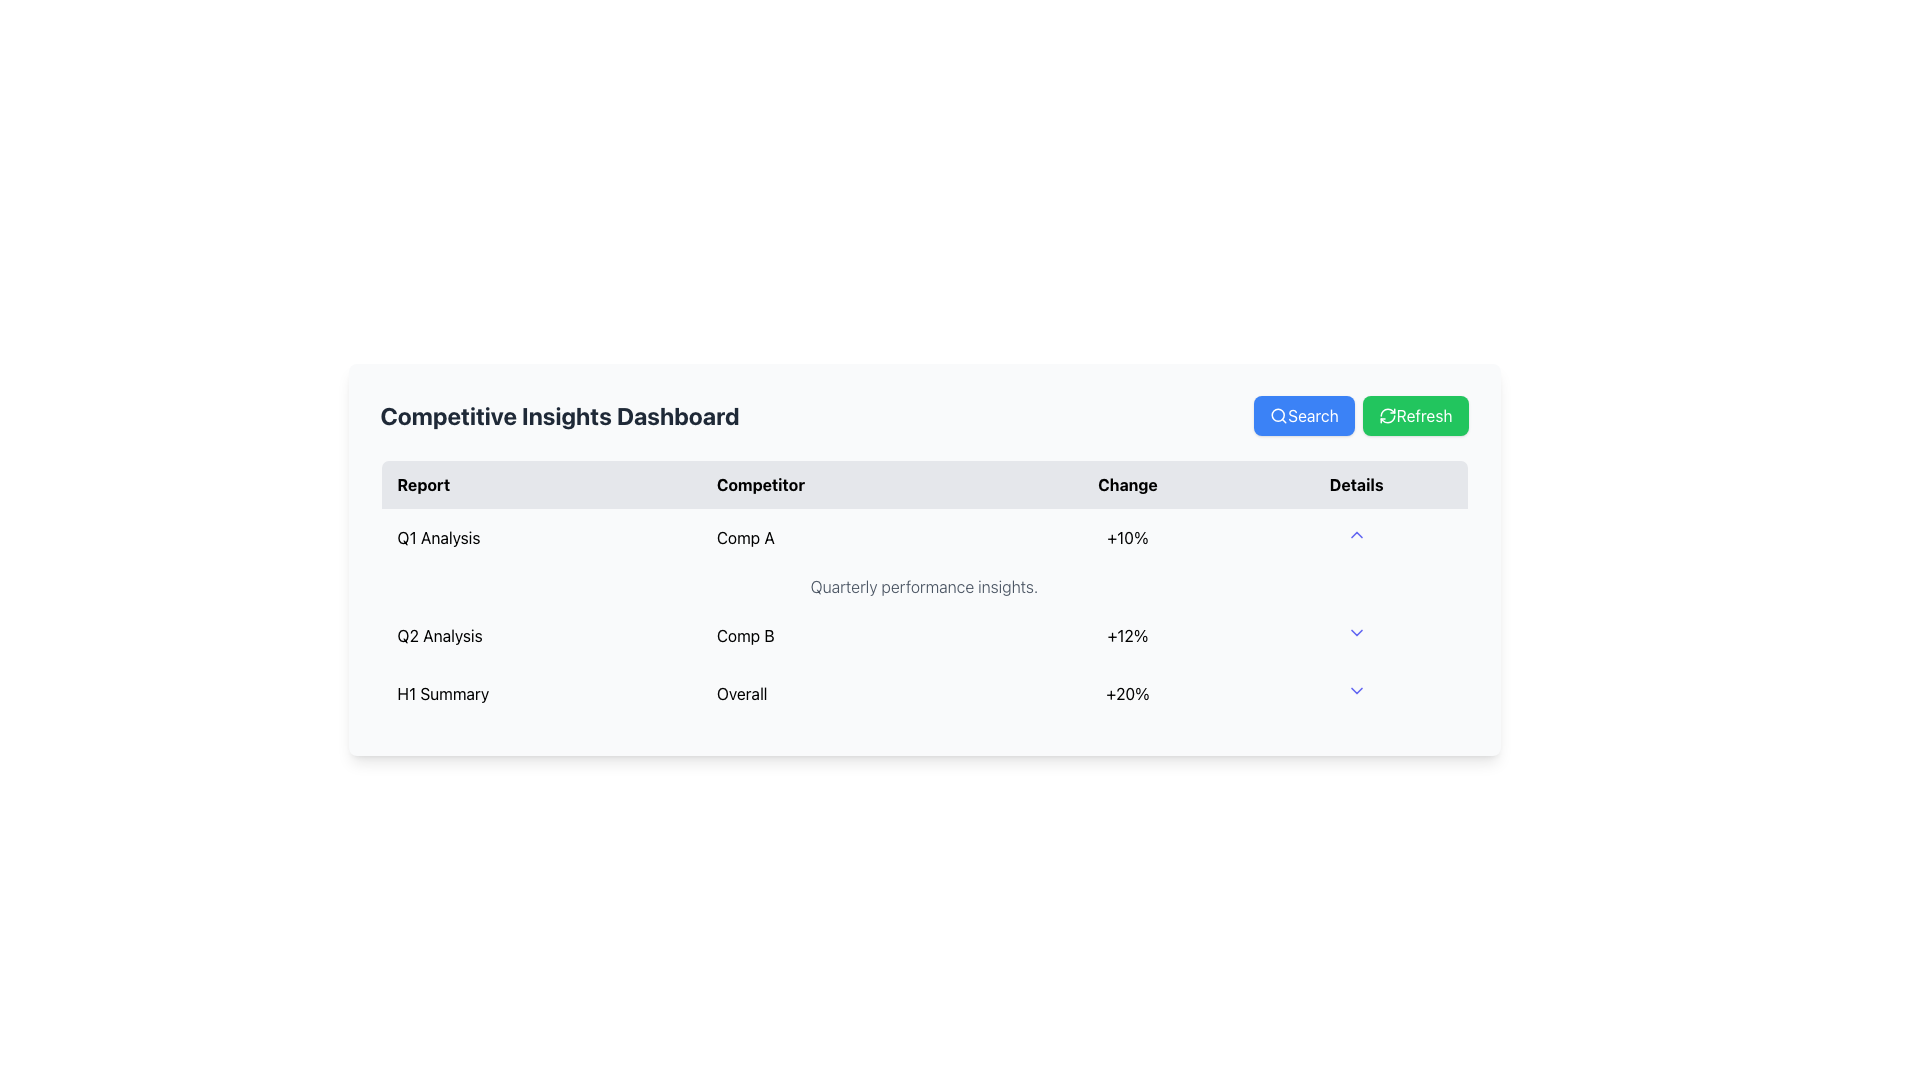 The image size is (1920, 1080). What do you see at coordinates (1356, 632) in the screenshot?
I see `the downward chevron icon in the 'Details' column aligned with the 'Q2 Analysis' row` at bounding box center [1356, 632].